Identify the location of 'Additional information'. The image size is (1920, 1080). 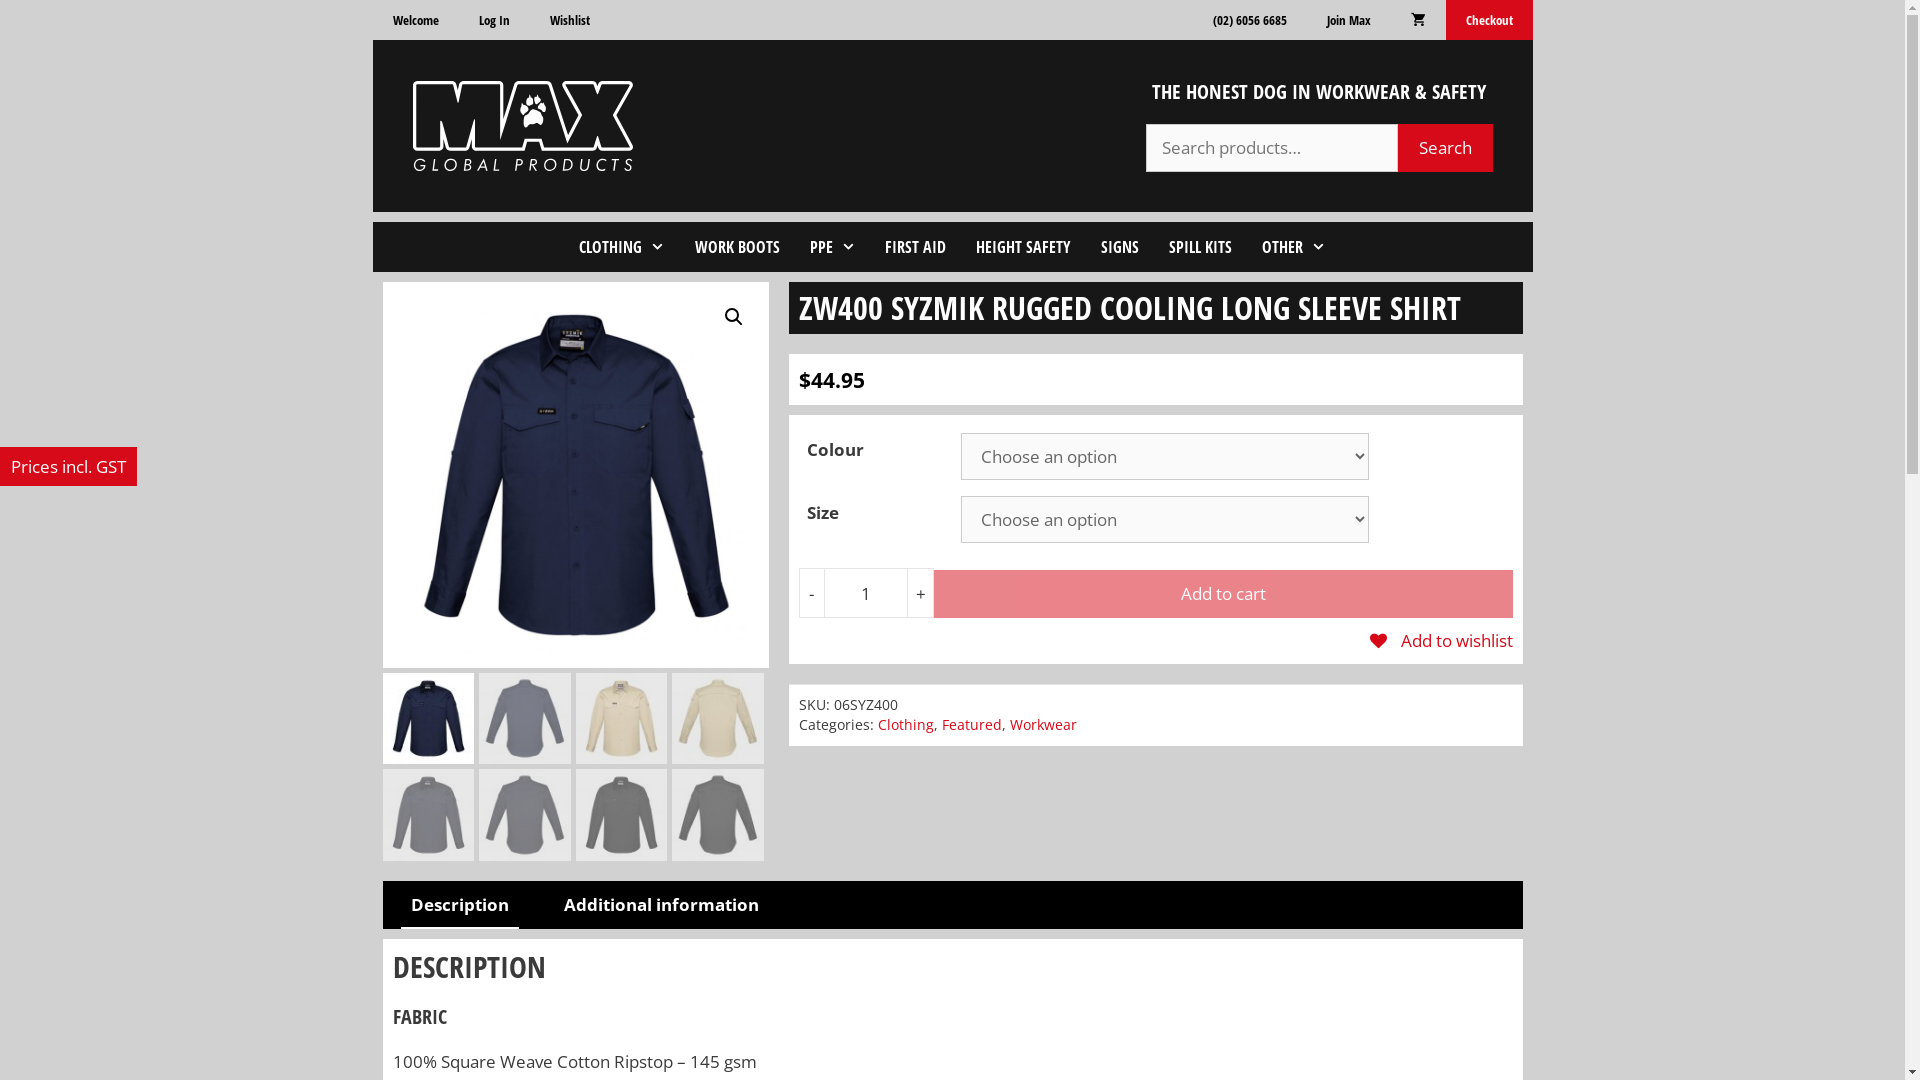
(661, 906).